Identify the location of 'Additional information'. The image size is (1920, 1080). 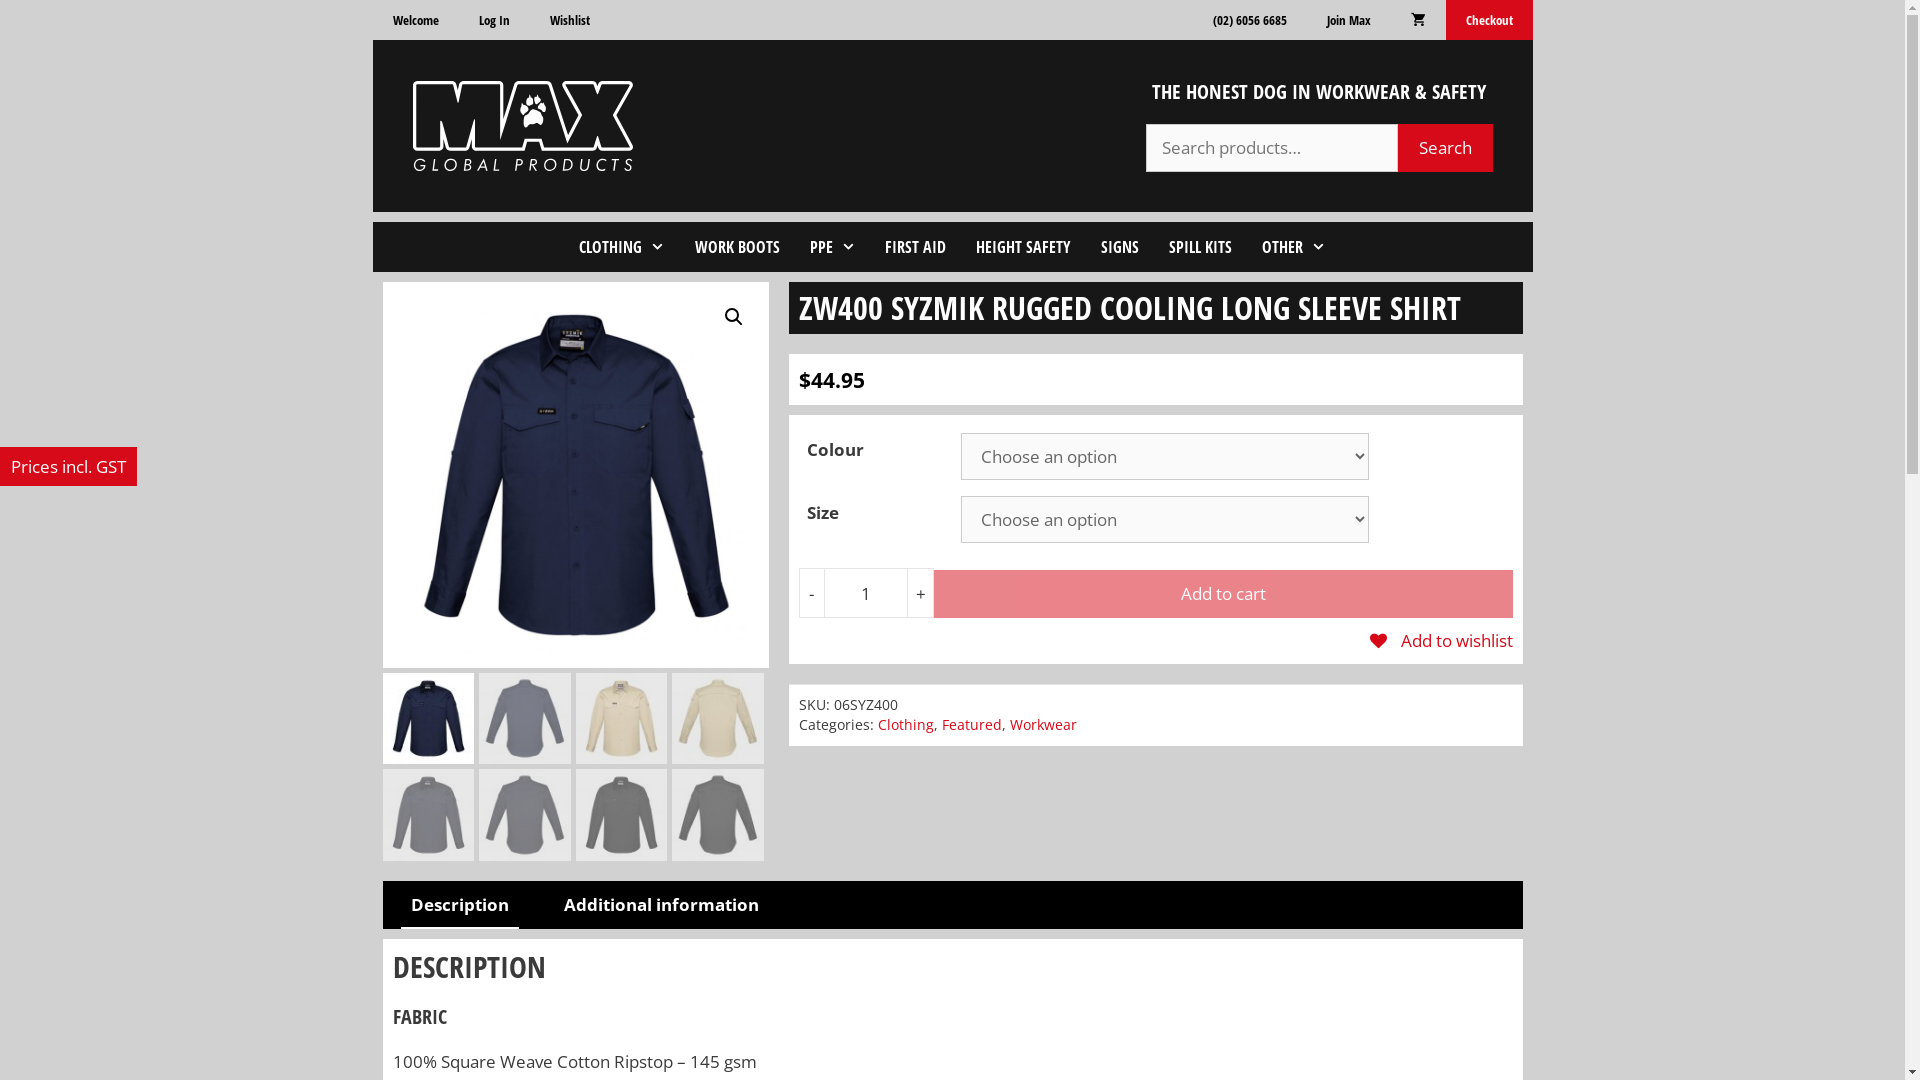
(661, 906).